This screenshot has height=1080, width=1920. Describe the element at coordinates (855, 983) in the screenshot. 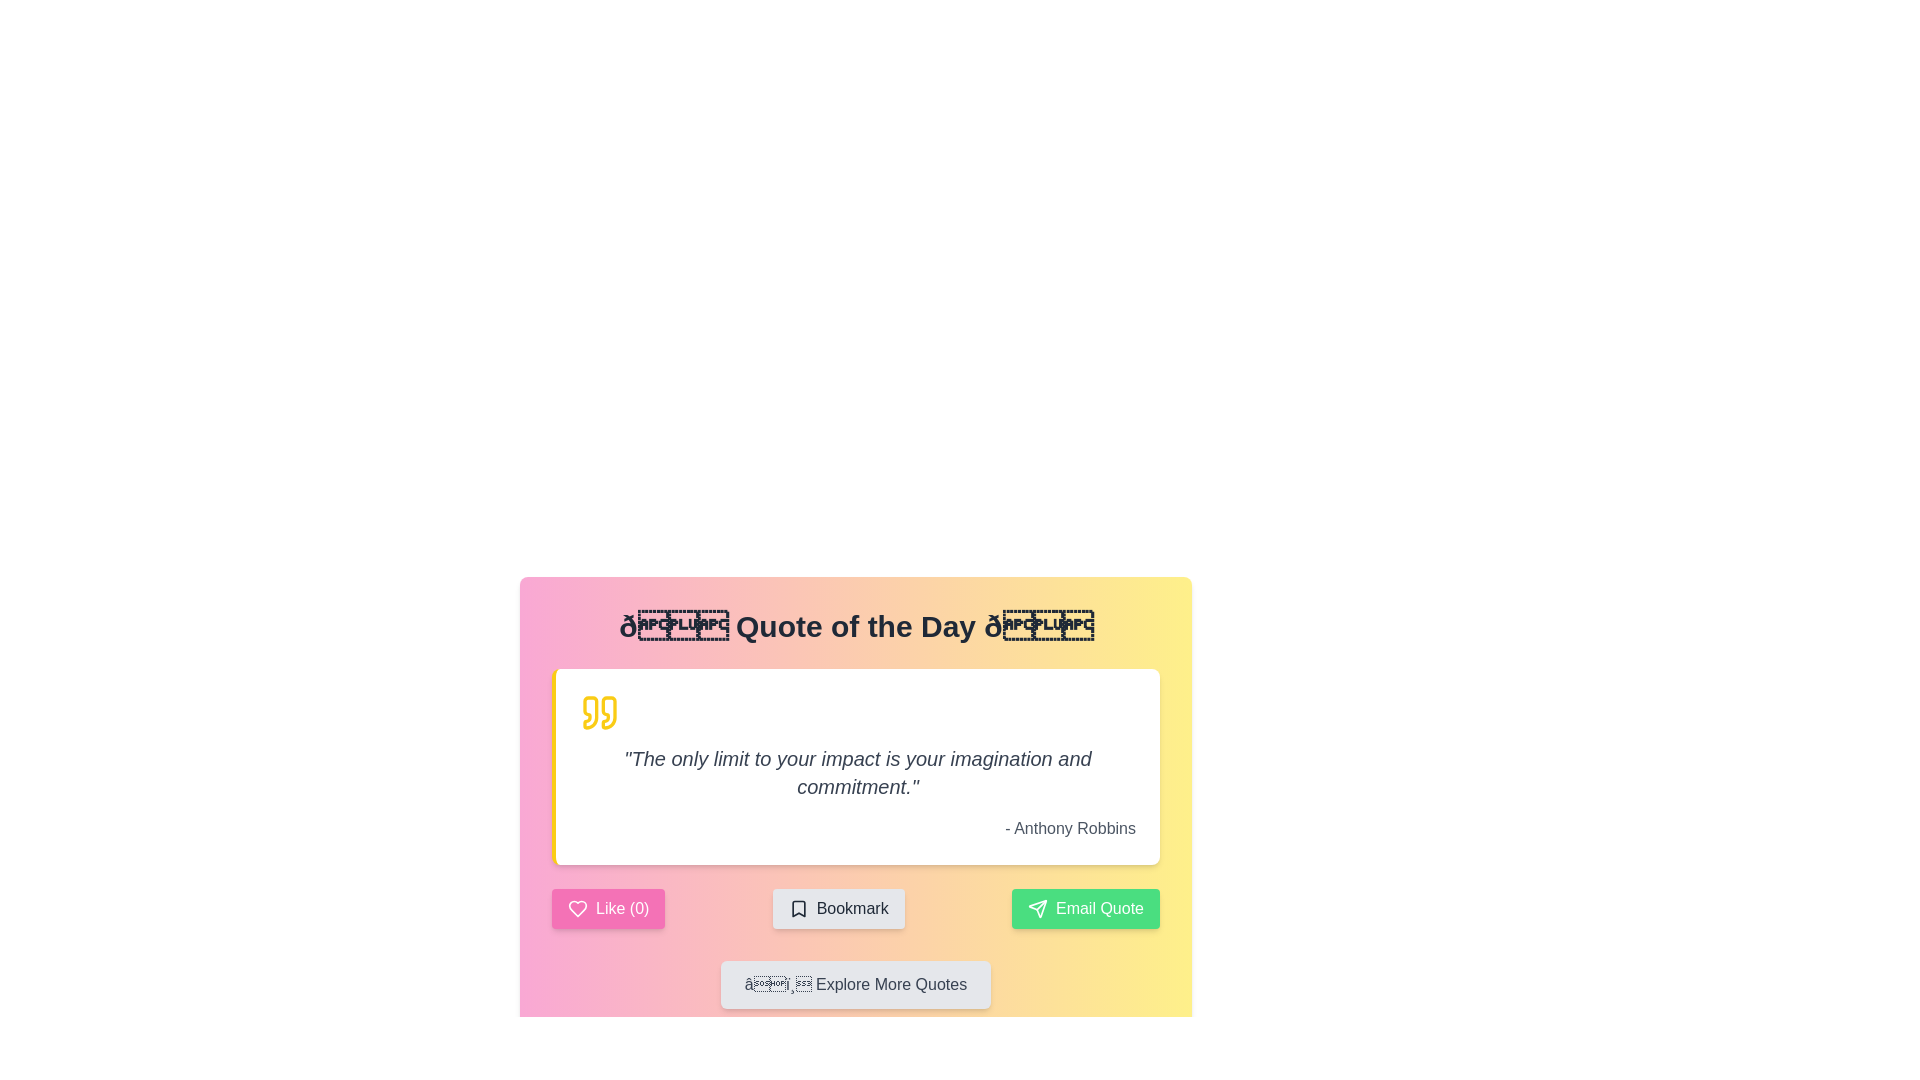

I see `the button labeled '☁️ Explore More Quotes' located at the bottom of the card-like section with a light gray background` at that location.